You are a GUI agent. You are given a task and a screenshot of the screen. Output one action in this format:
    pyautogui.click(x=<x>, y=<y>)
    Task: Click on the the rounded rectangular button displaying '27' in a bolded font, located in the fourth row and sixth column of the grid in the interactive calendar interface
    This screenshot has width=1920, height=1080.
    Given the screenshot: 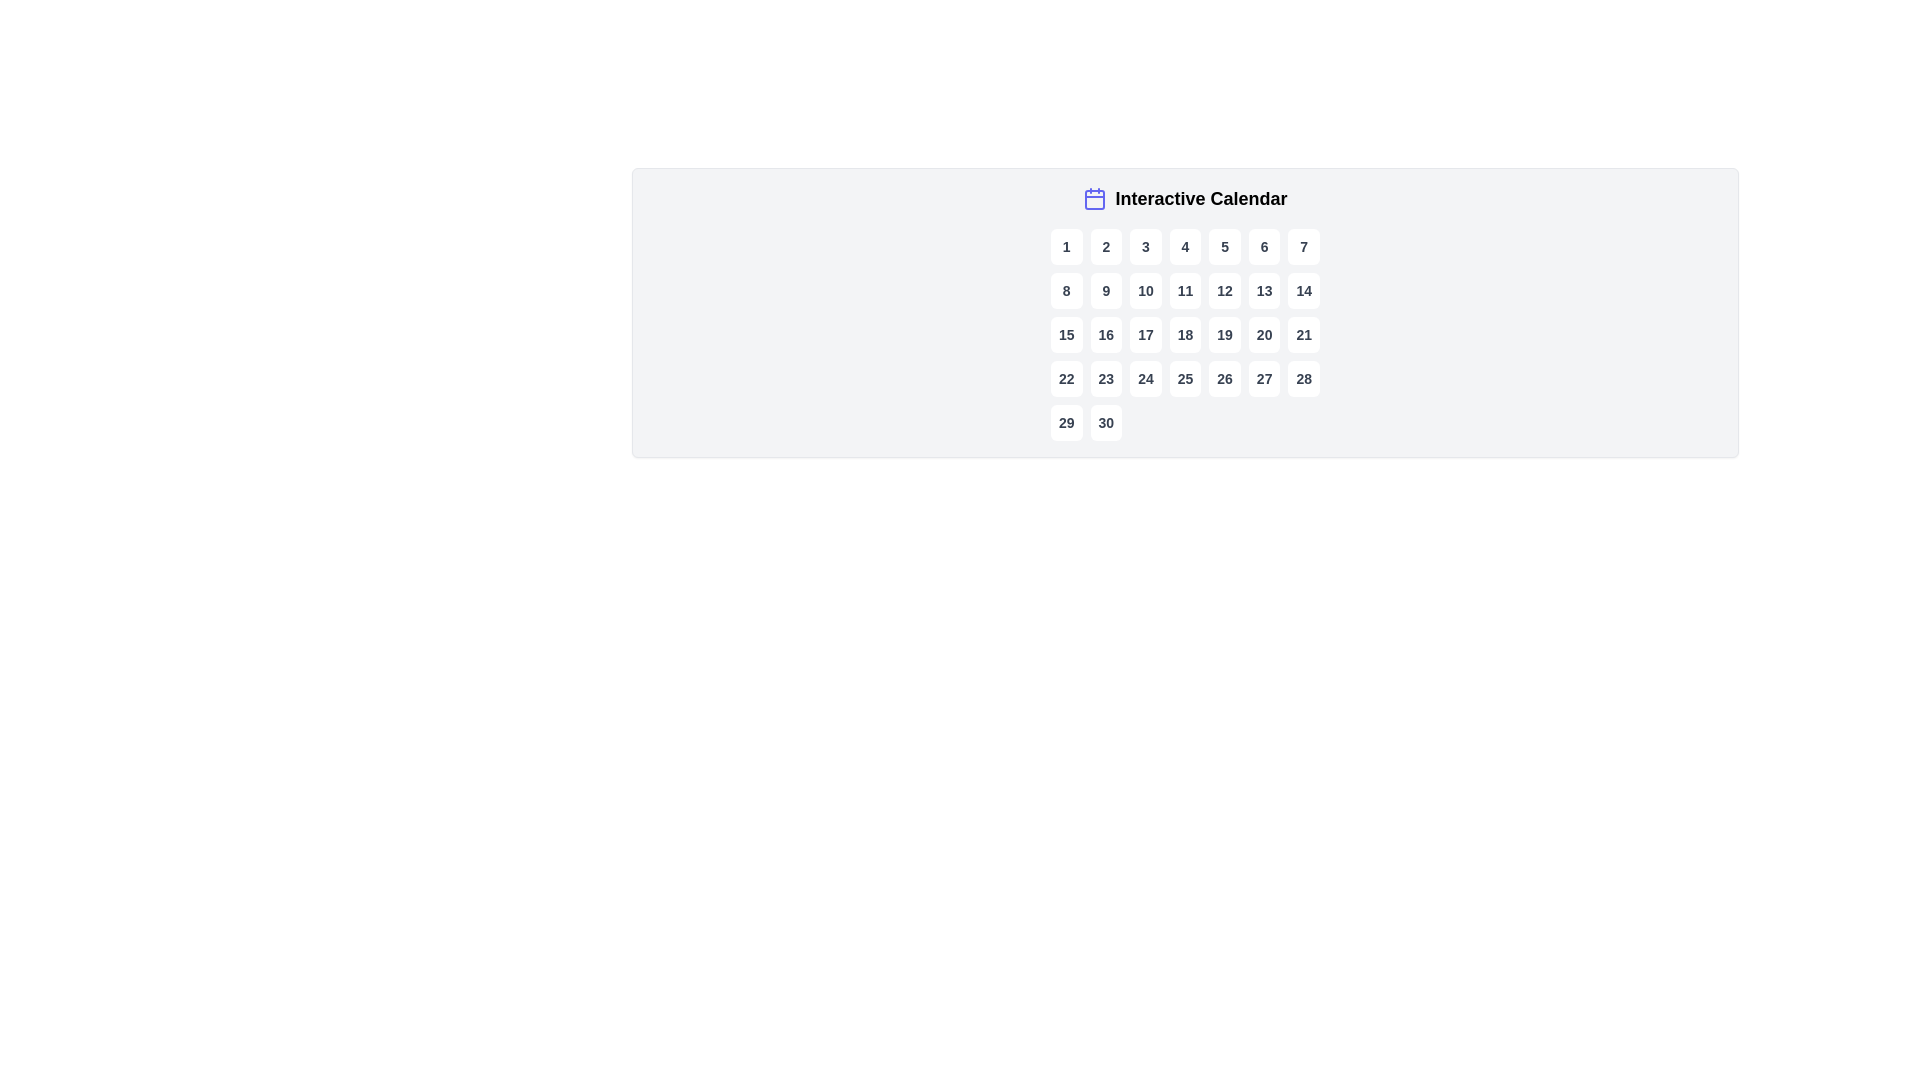 What is the action you would take?
    pyautogui.click(x=1263, y=378)
    